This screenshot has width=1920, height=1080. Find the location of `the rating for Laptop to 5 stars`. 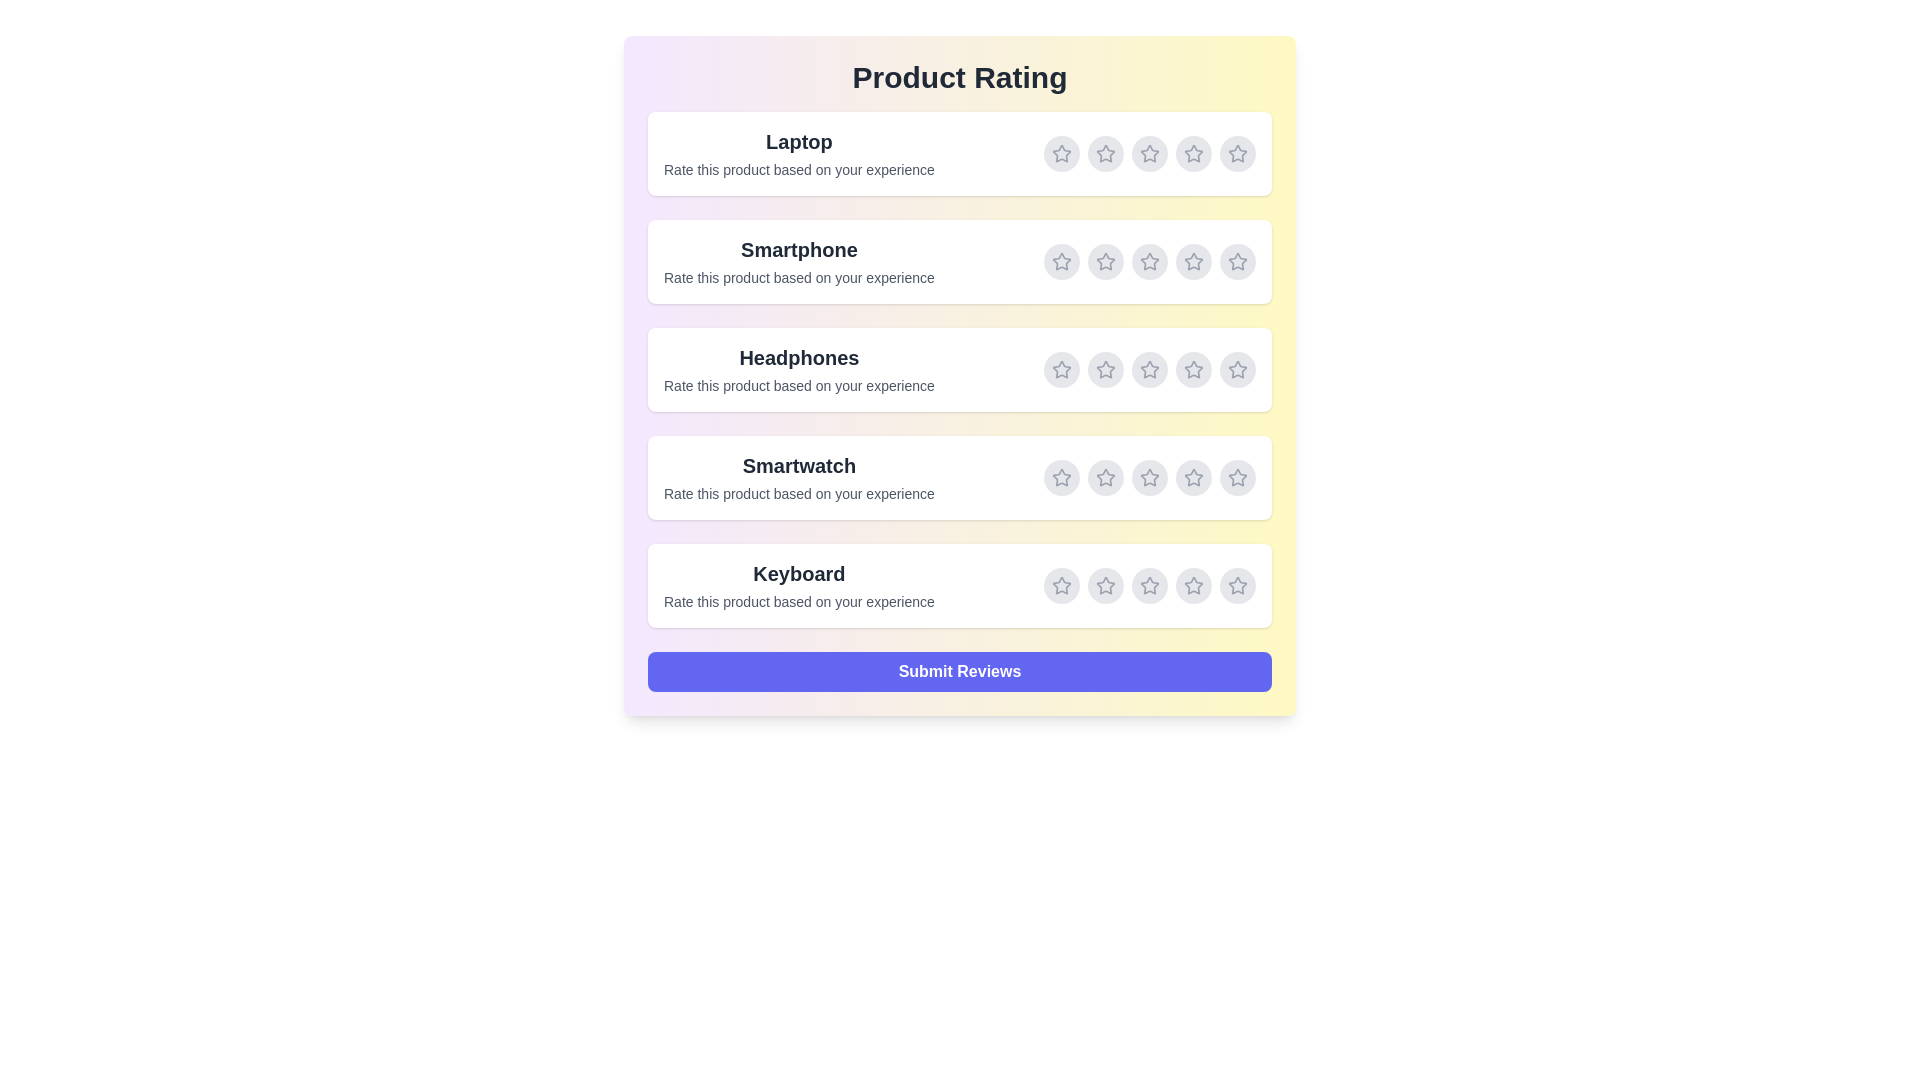

the rating for Laptop to 5 stars is located at coordinates (1237, 153).